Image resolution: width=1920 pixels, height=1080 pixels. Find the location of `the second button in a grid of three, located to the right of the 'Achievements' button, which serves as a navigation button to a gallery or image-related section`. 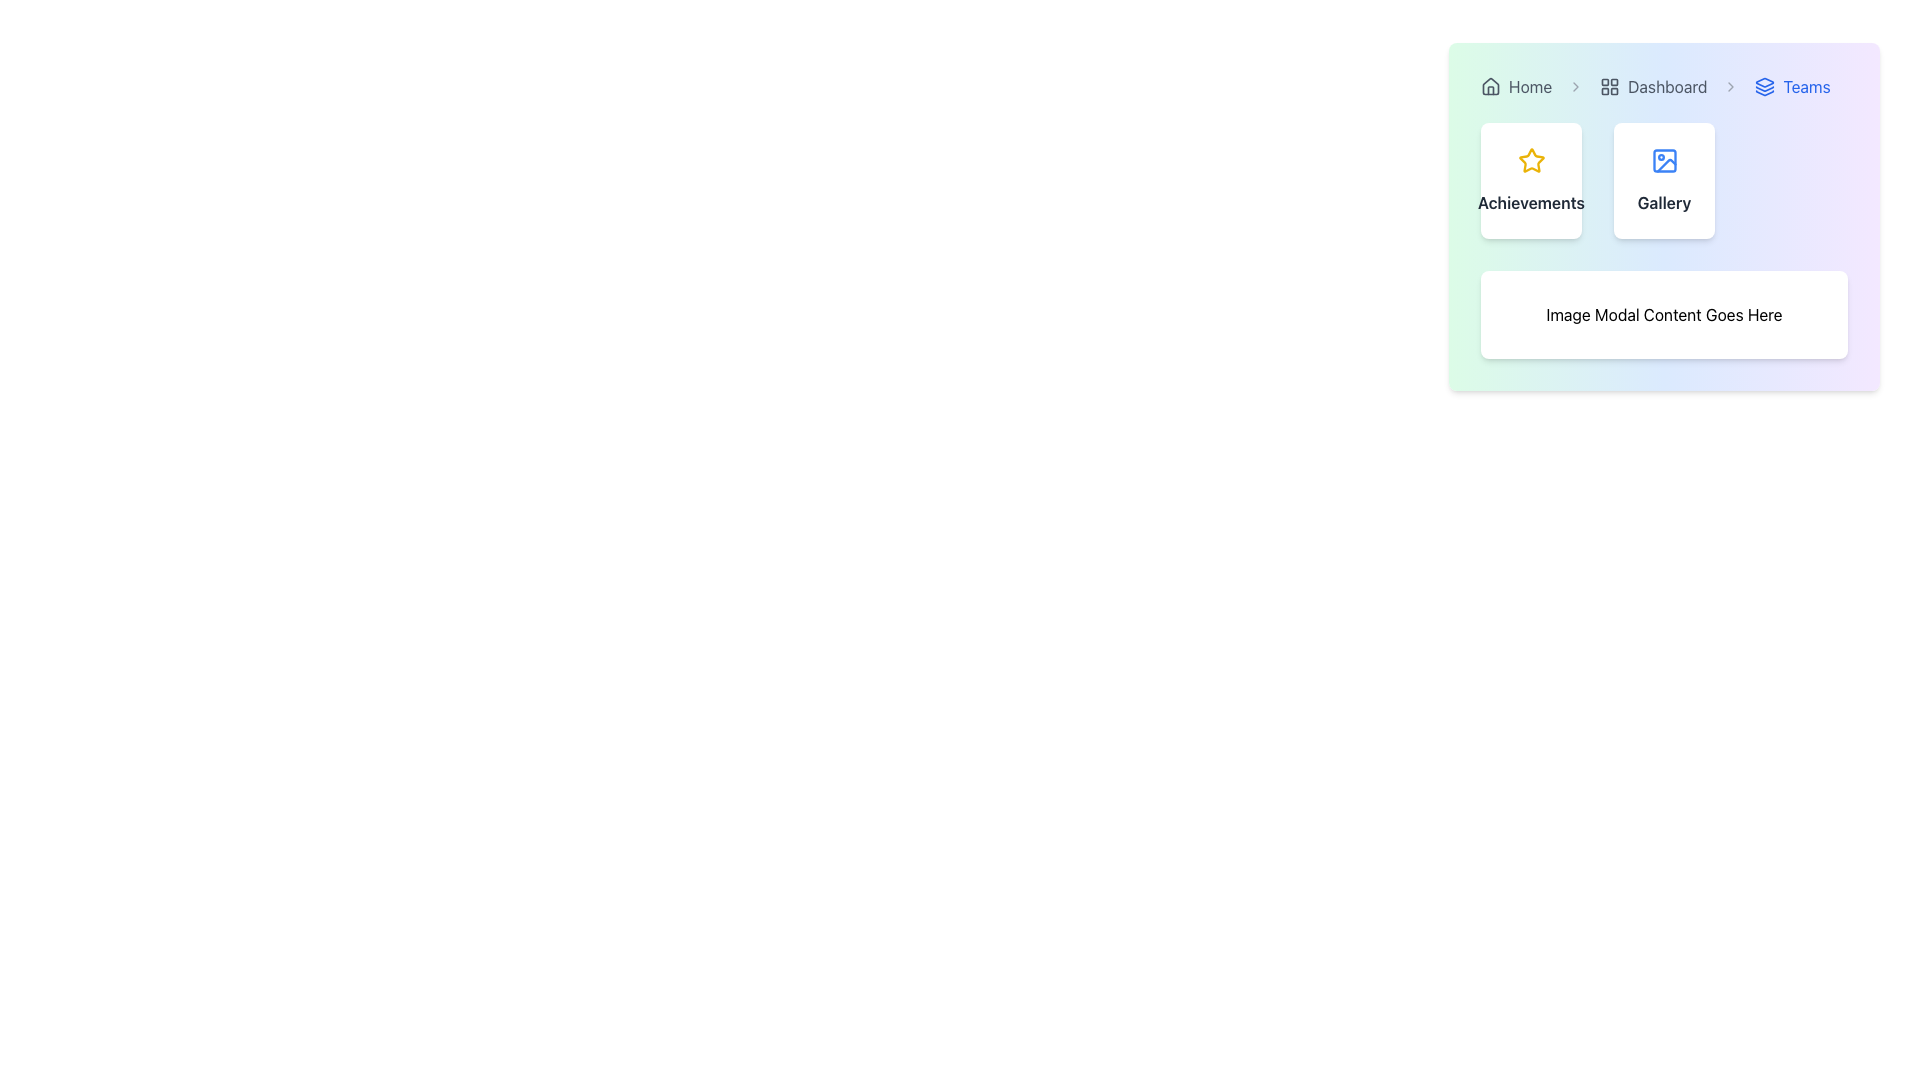

the second button in a grid of three, located to the right of the 'Achievements' button, which serves as a navigation button to a gallery or image-related section is located at coordinates (1664, 181).